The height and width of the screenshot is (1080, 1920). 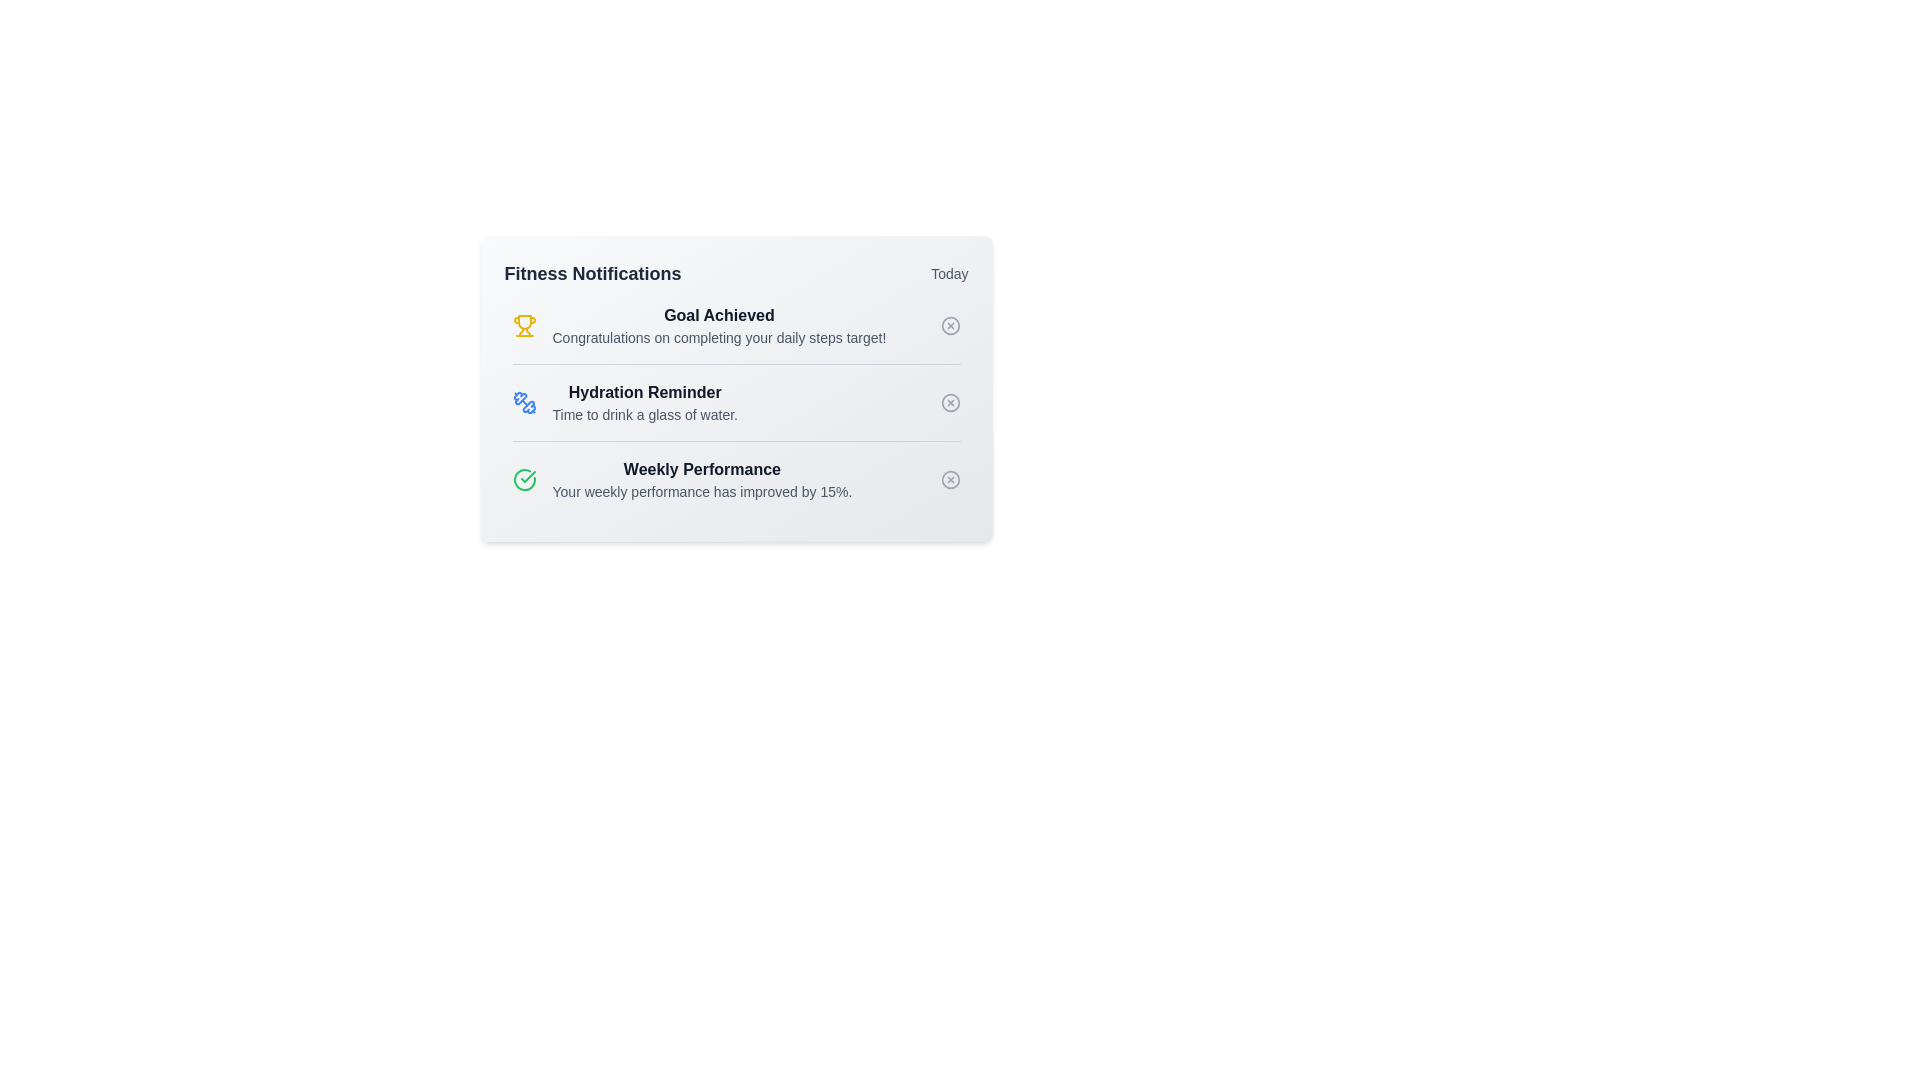 What do you see at coordinates (524, 402) in the screenshot?
I see `the small, blue dumbbell icon located to the left of the 'Hydration Reminder' list item in the notification card` at bounding box center [524, 402].